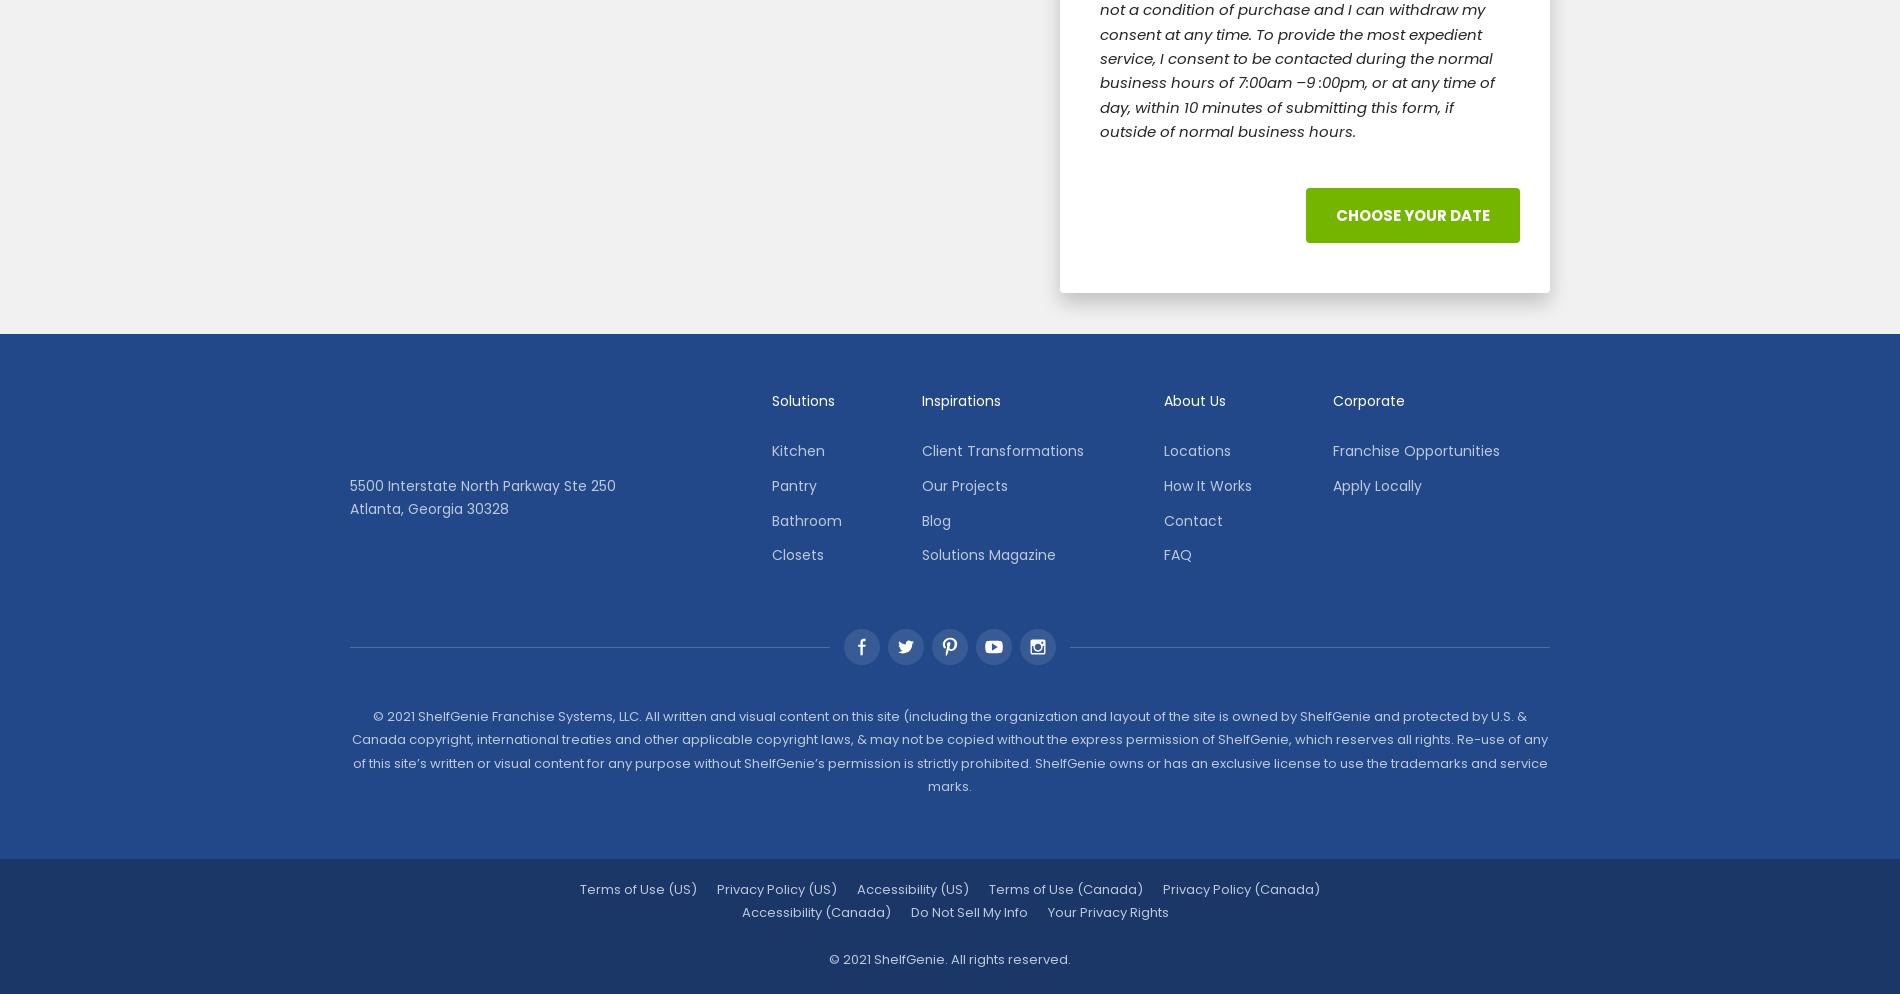  What do you see at coordinates (1196, 450) in the screenshot?
I see `'Locations'` at bounding box center [1196, 450].